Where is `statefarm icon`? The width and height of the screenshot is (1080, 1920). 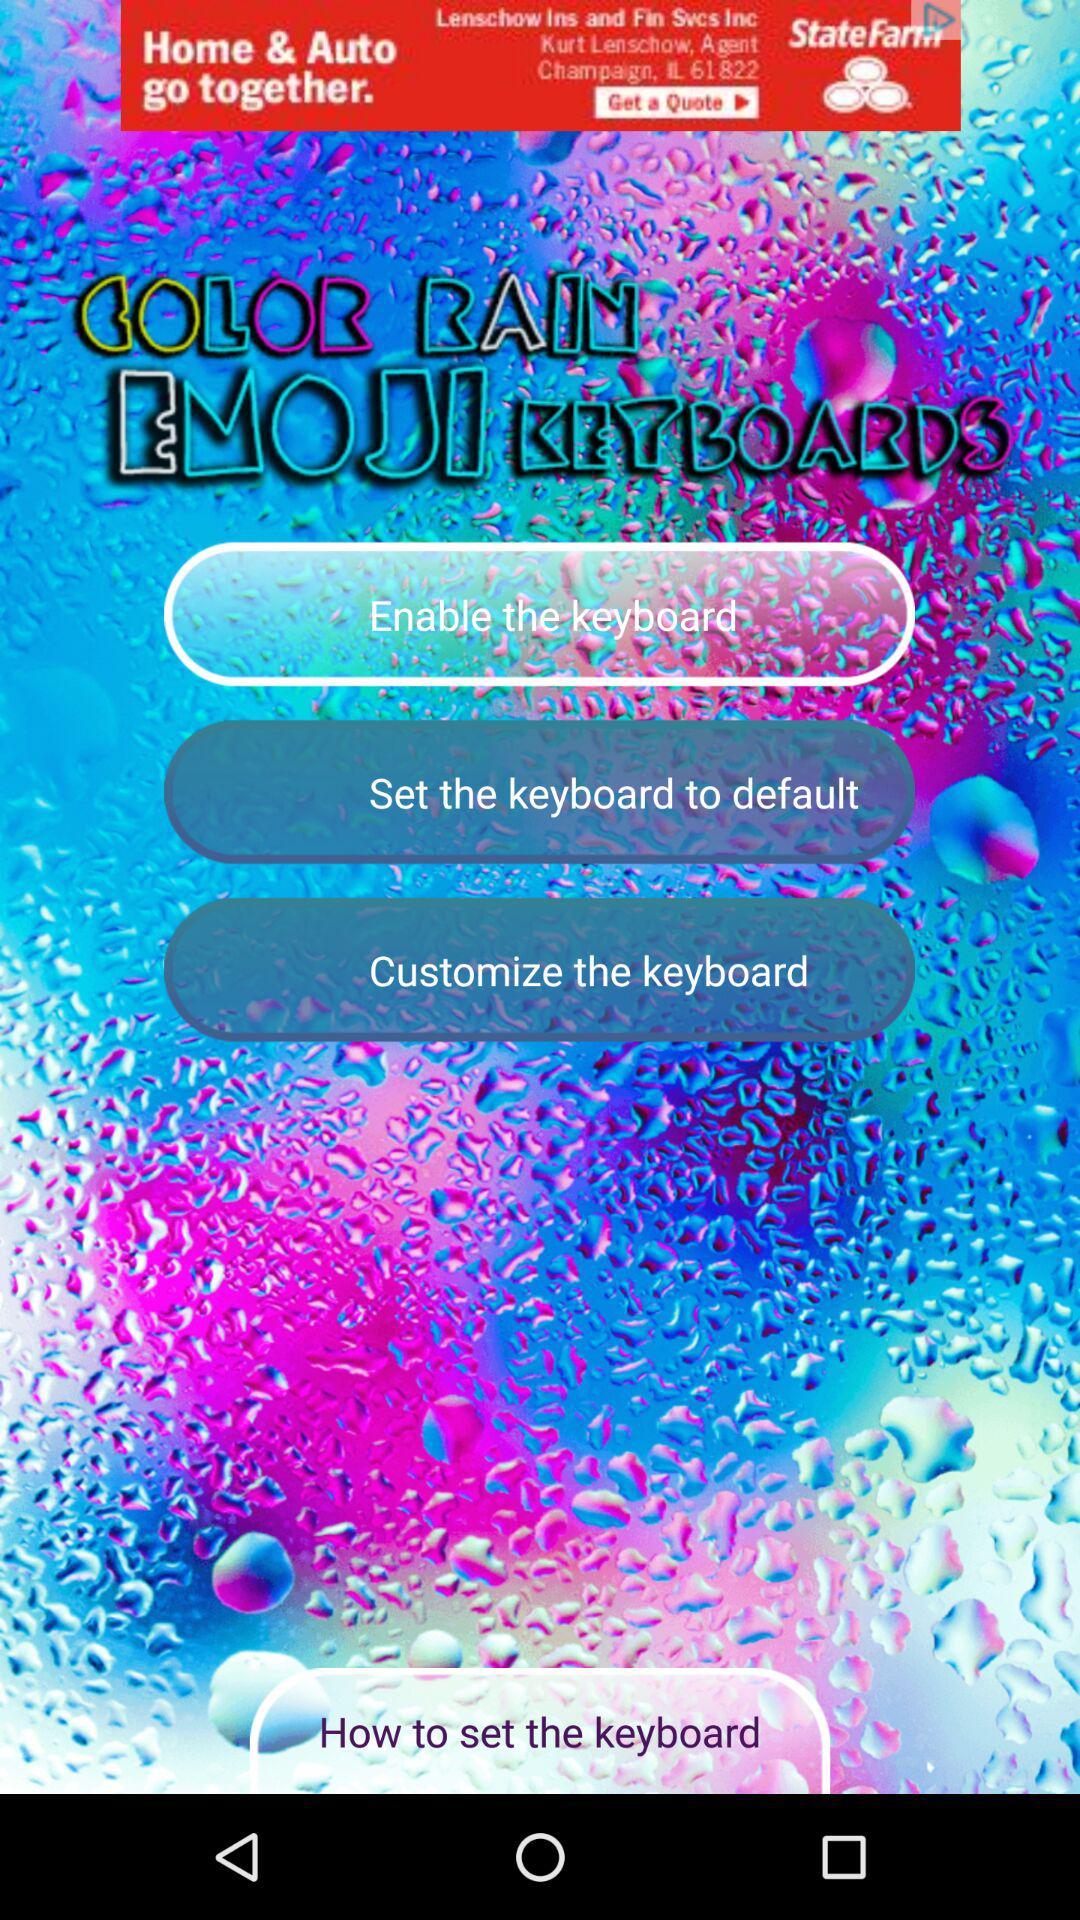 statefarm icon is located at coordinates (540, 65).